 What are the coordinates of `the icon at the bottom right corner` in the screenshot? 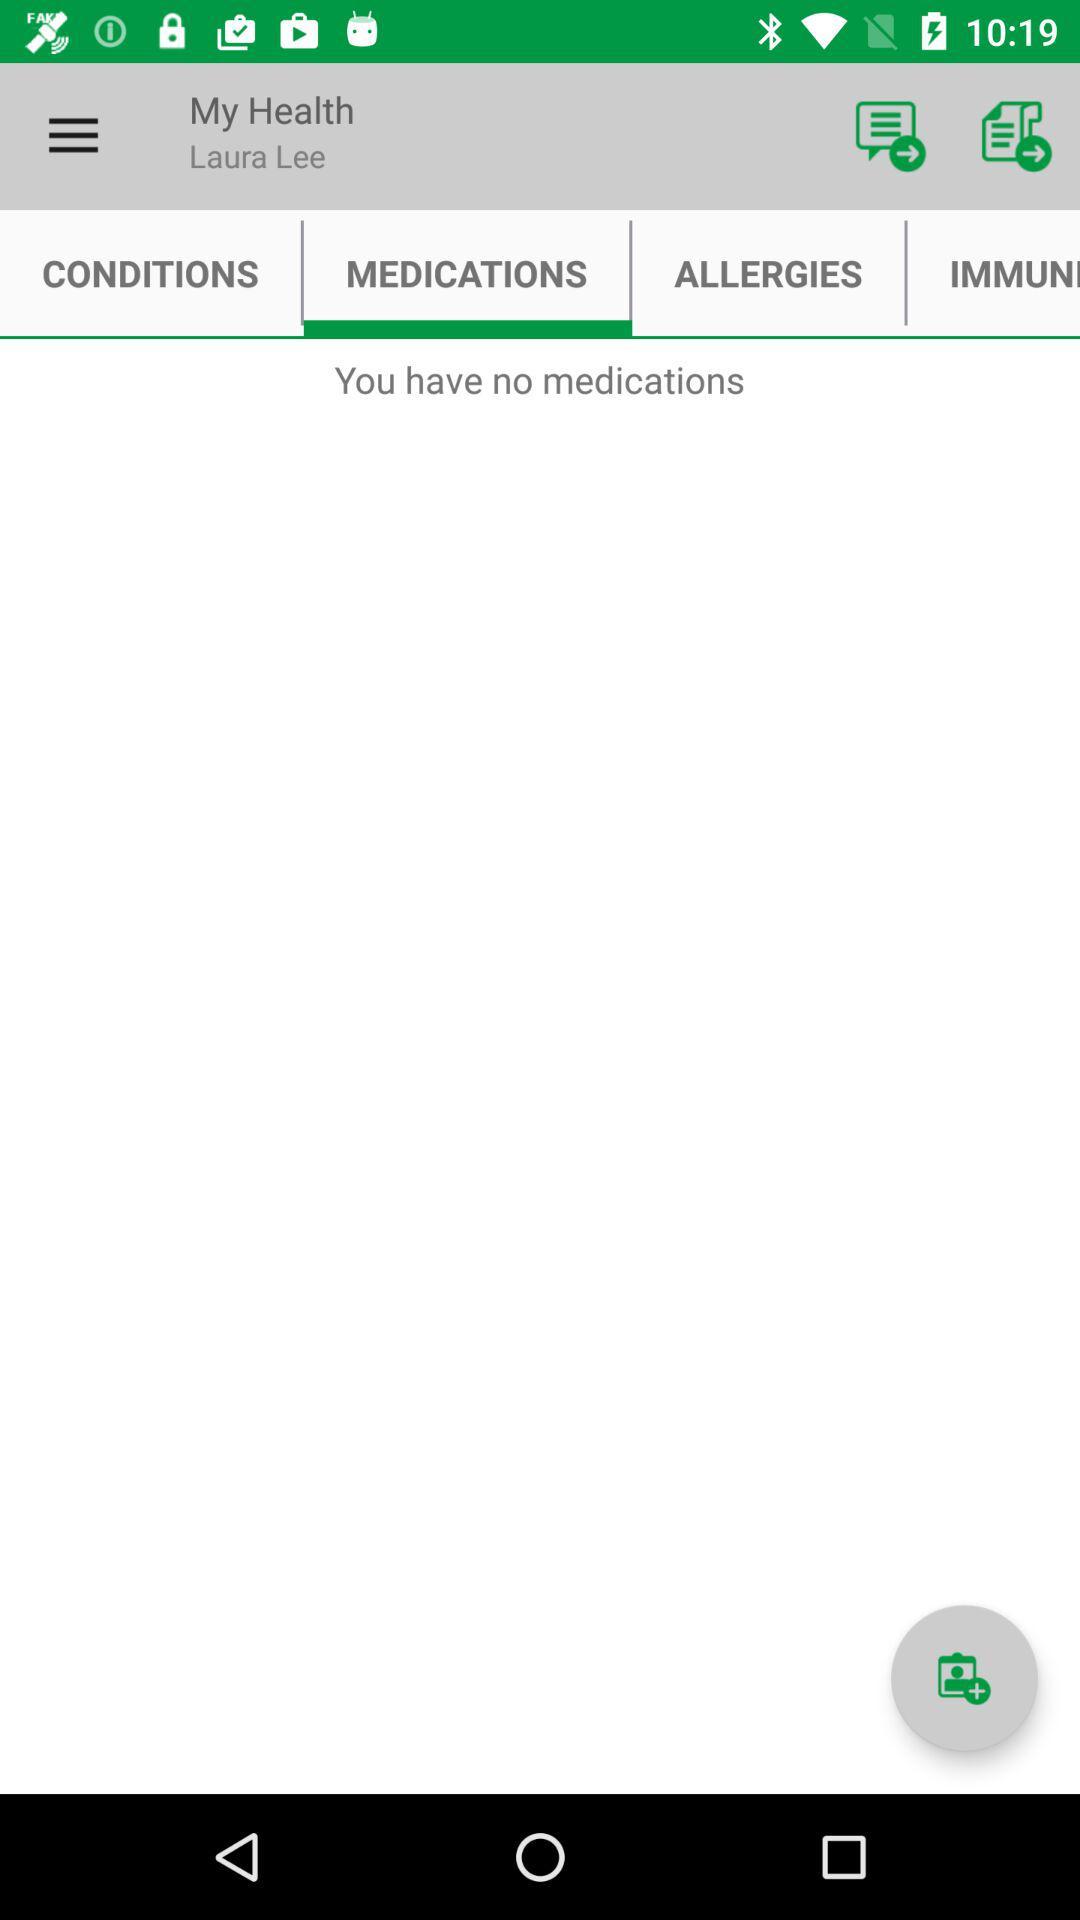 It's located at (963, 1678).